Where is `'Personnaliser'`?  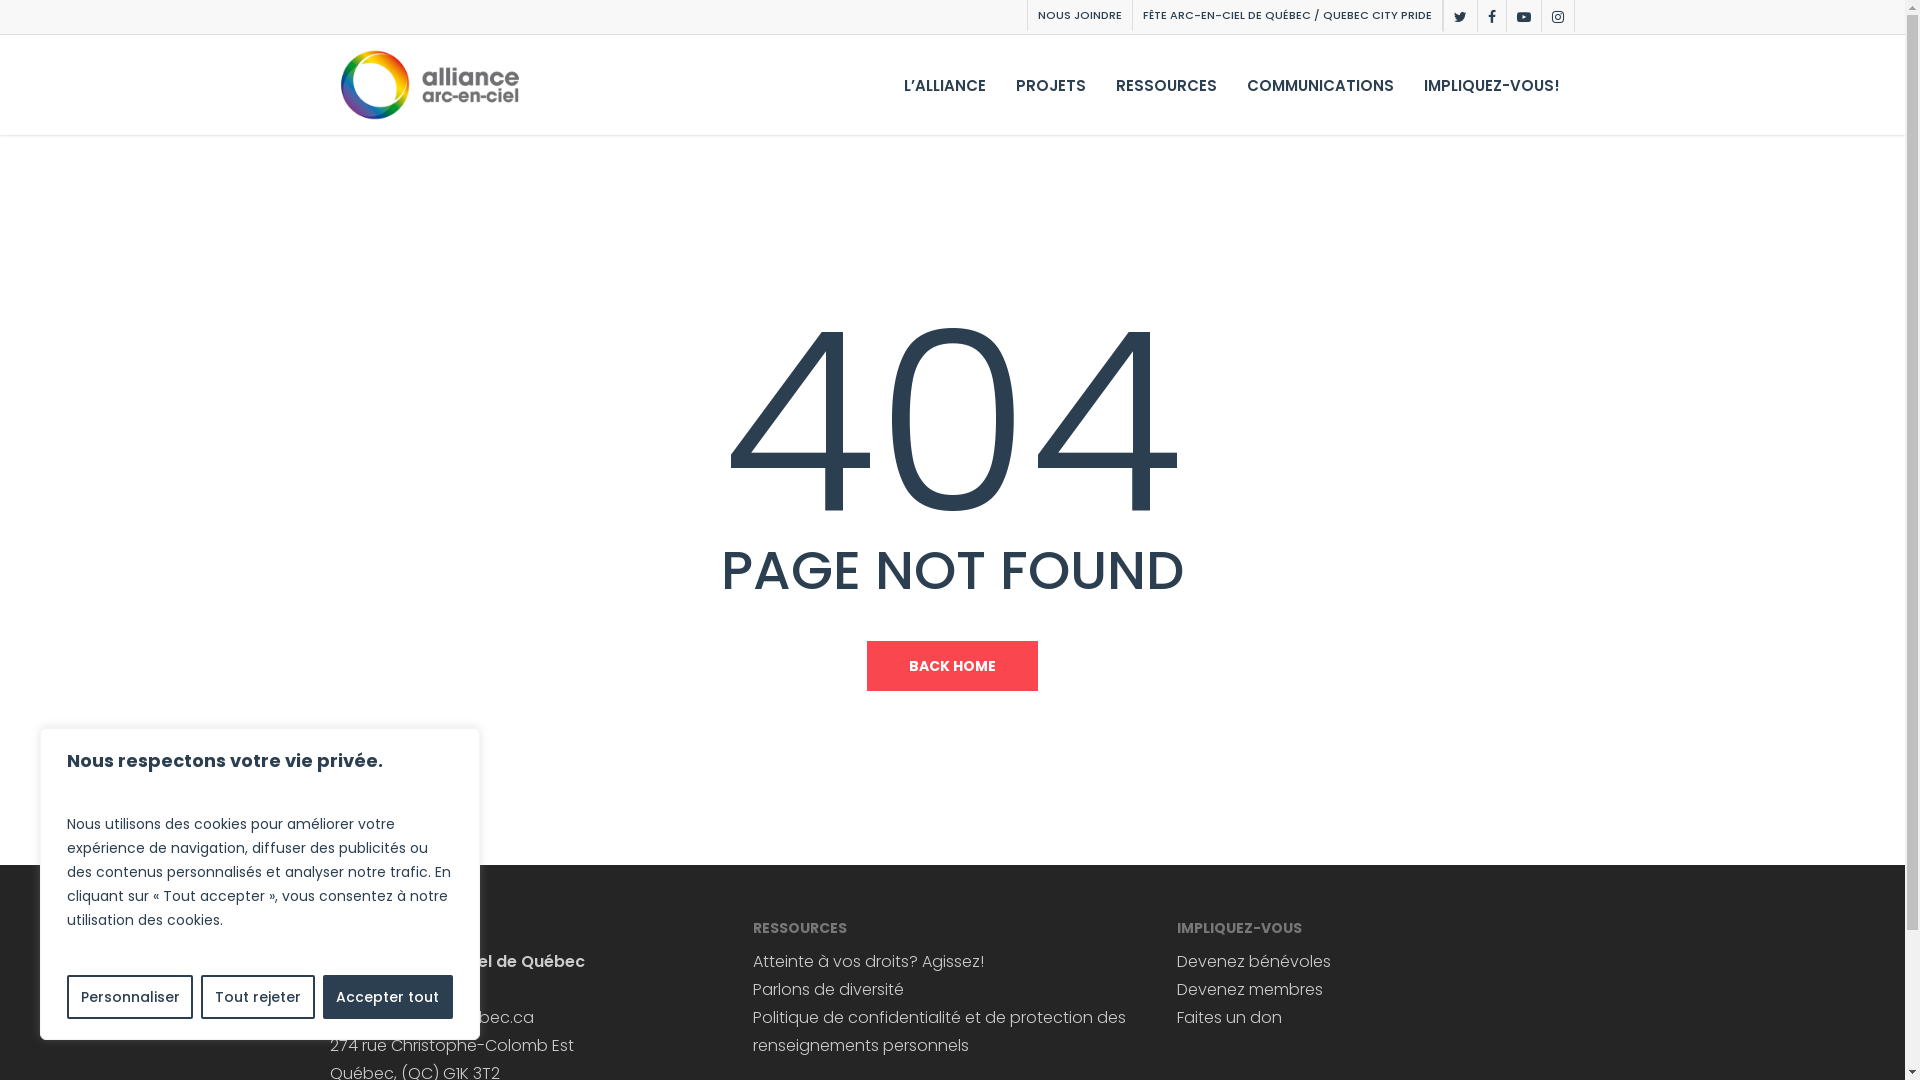 'Personnaliser' is located at coordinates (128, 996).